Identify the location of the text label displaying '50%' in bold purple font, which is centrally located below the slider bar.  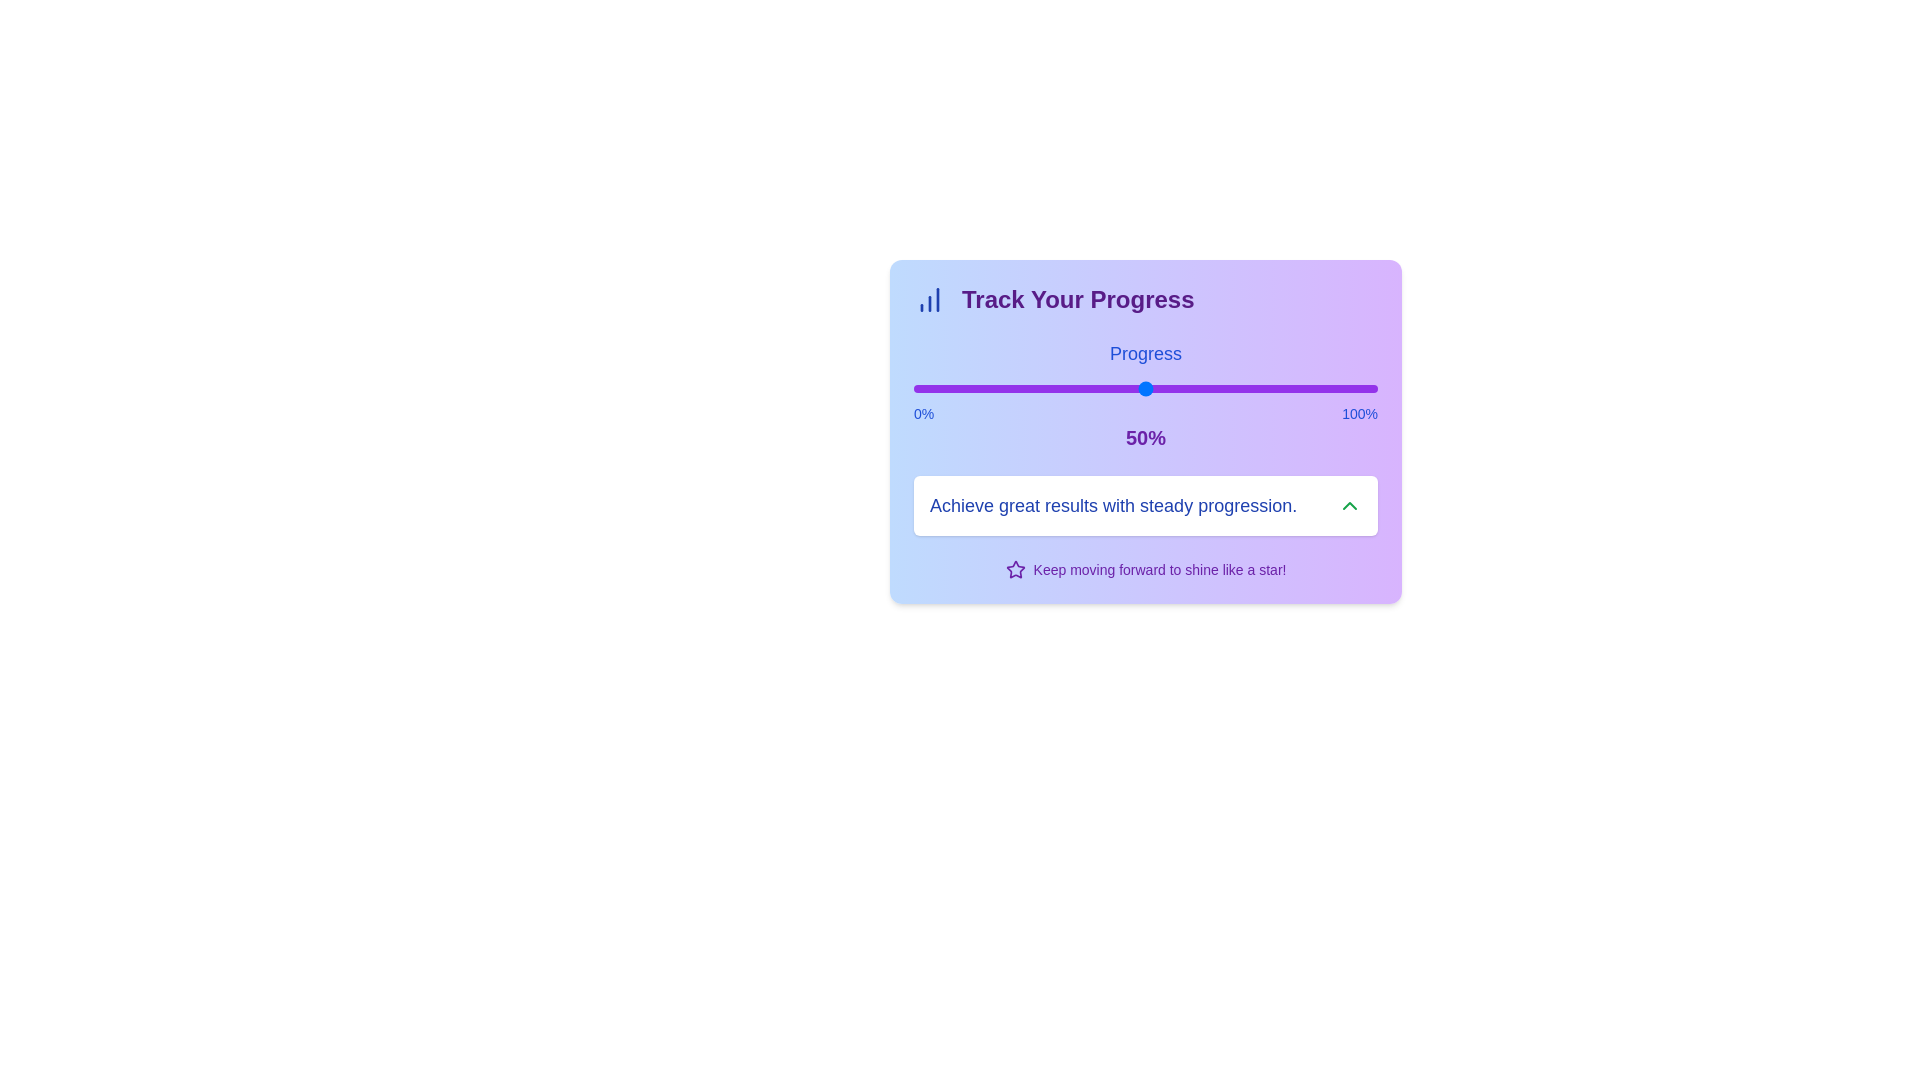
(1146, 437).